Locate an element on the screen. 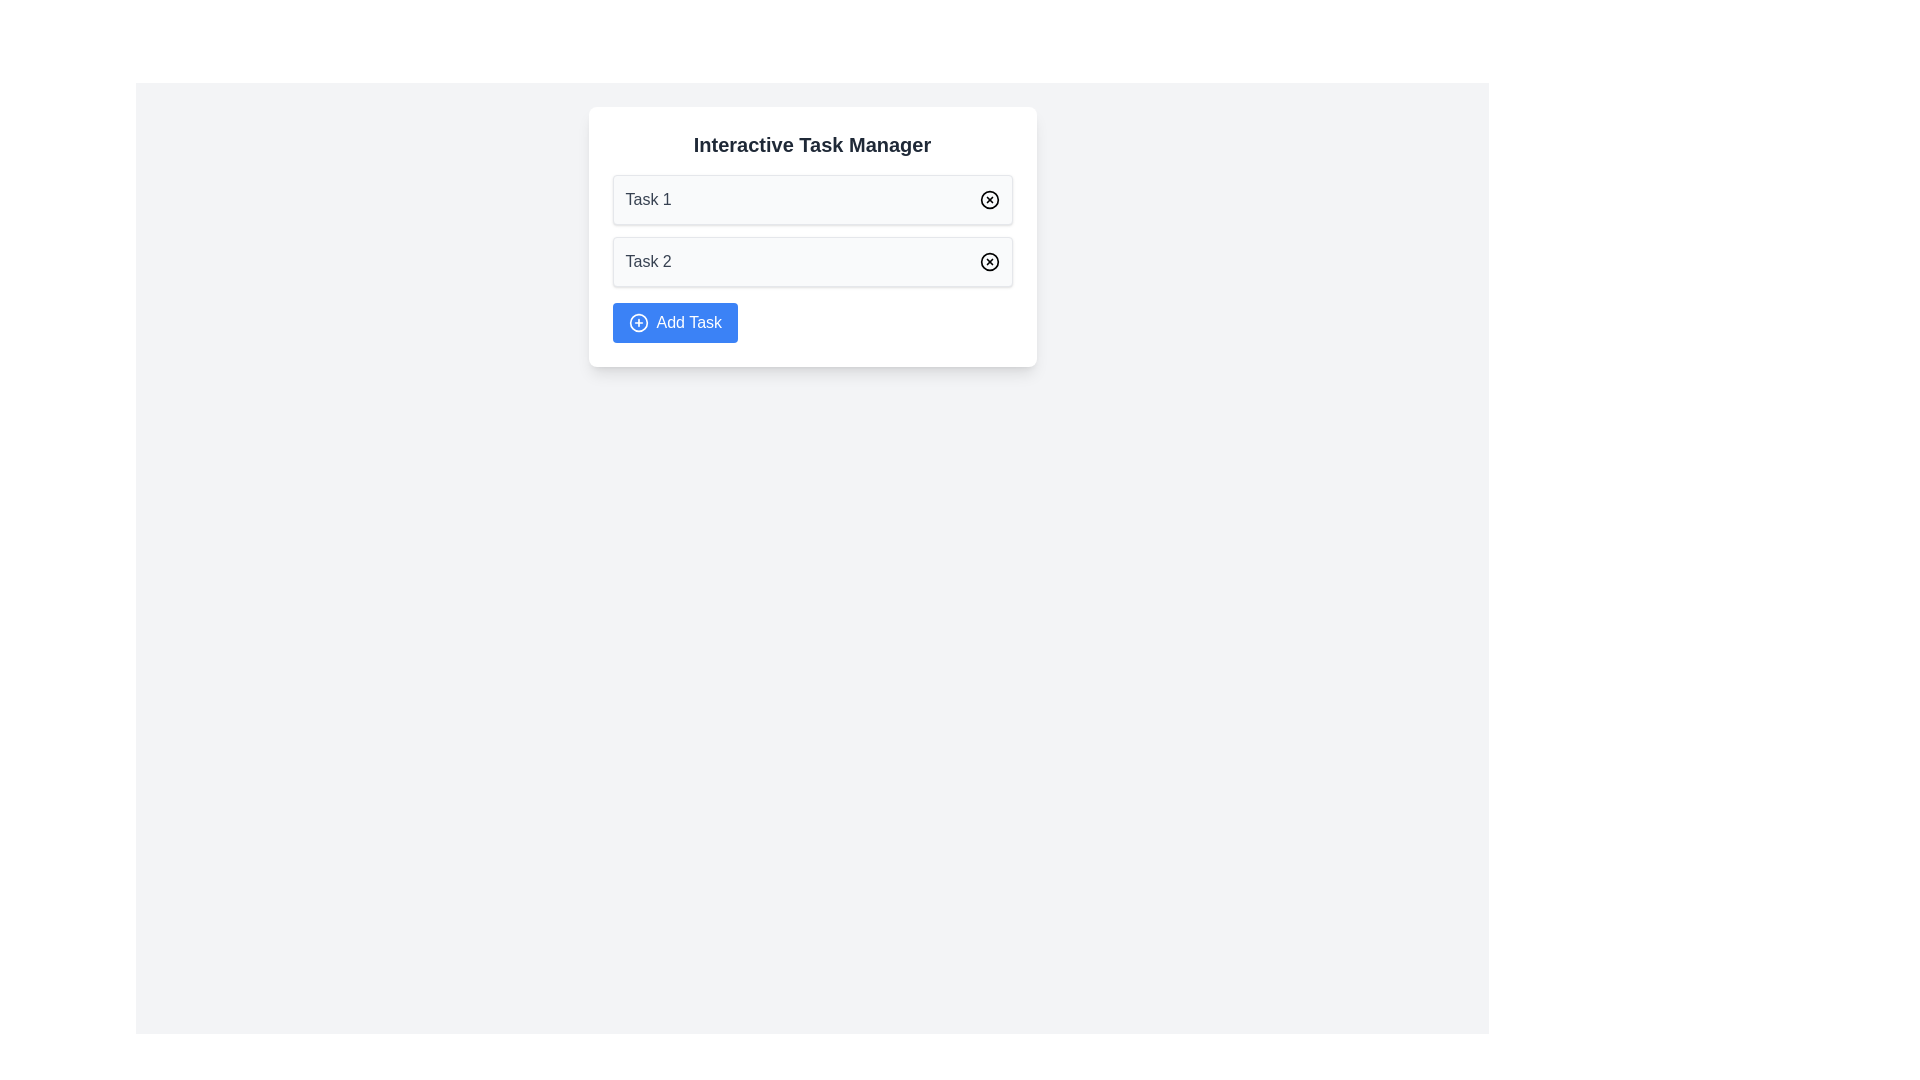  the circular outline graphic that is part of the 'Add Task' button, located below the list of tasks in the dialog box is located at coordinates (637, 322).